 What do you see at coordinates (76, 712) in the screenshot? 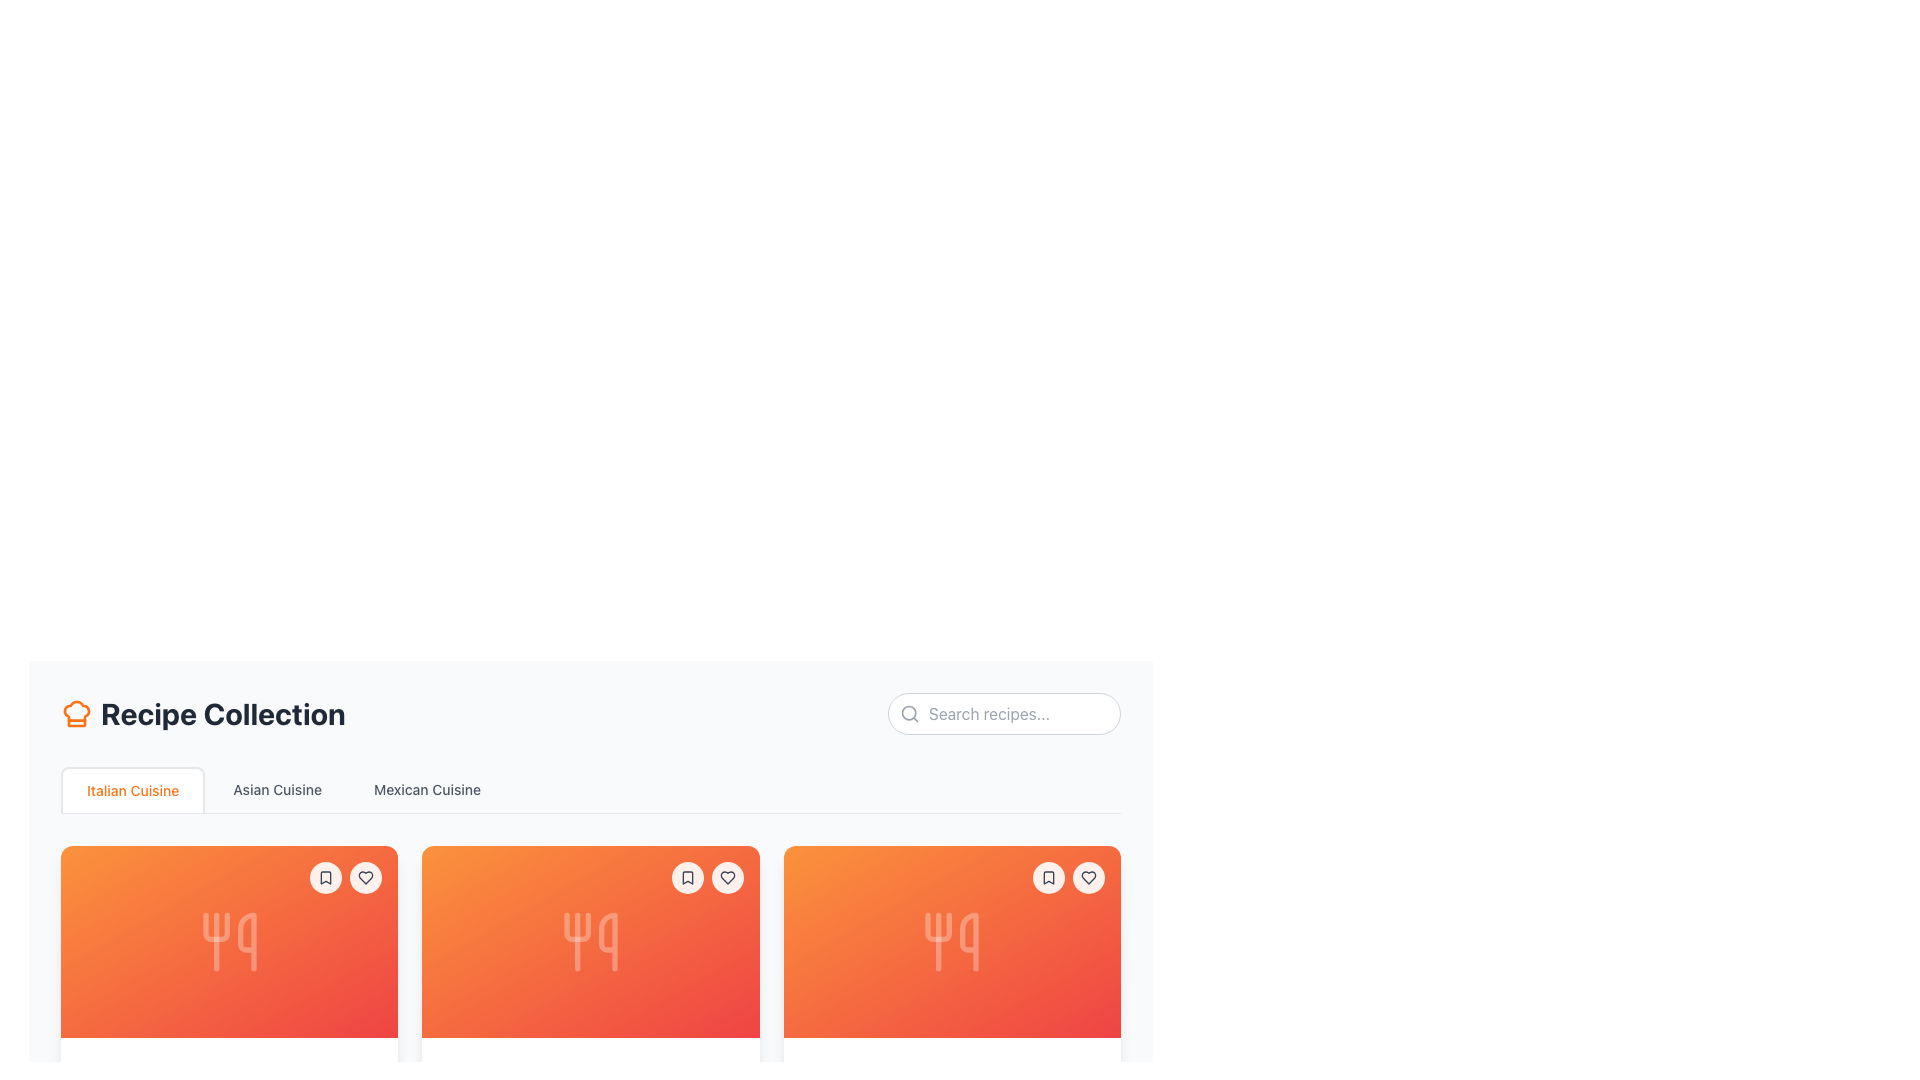
I see `the bright orange chef’s hat icon located to the left of 'Recipe Collection' in the header section` at bounding box center [76, 712].